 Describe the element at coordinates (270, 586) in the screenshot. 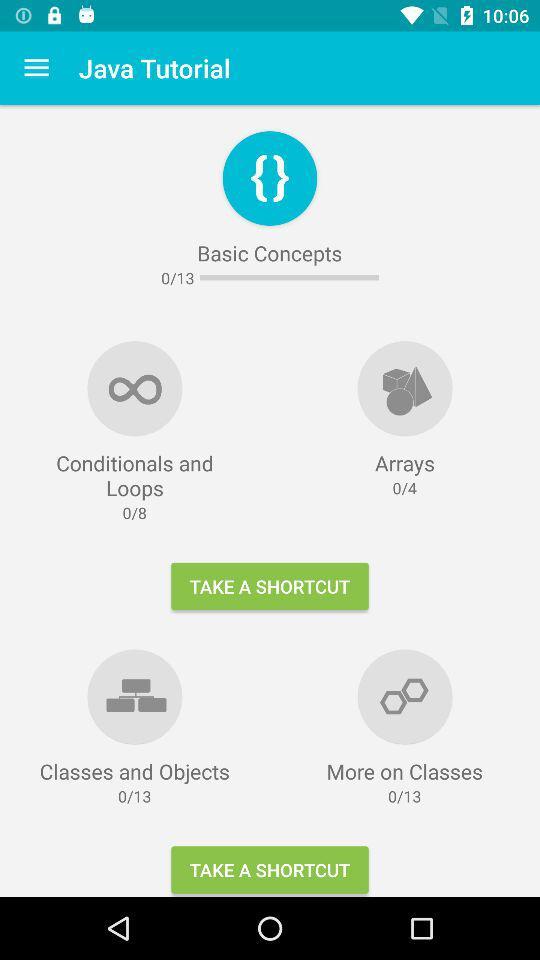

I see `the first button take a shortcut on the web page` at that location.